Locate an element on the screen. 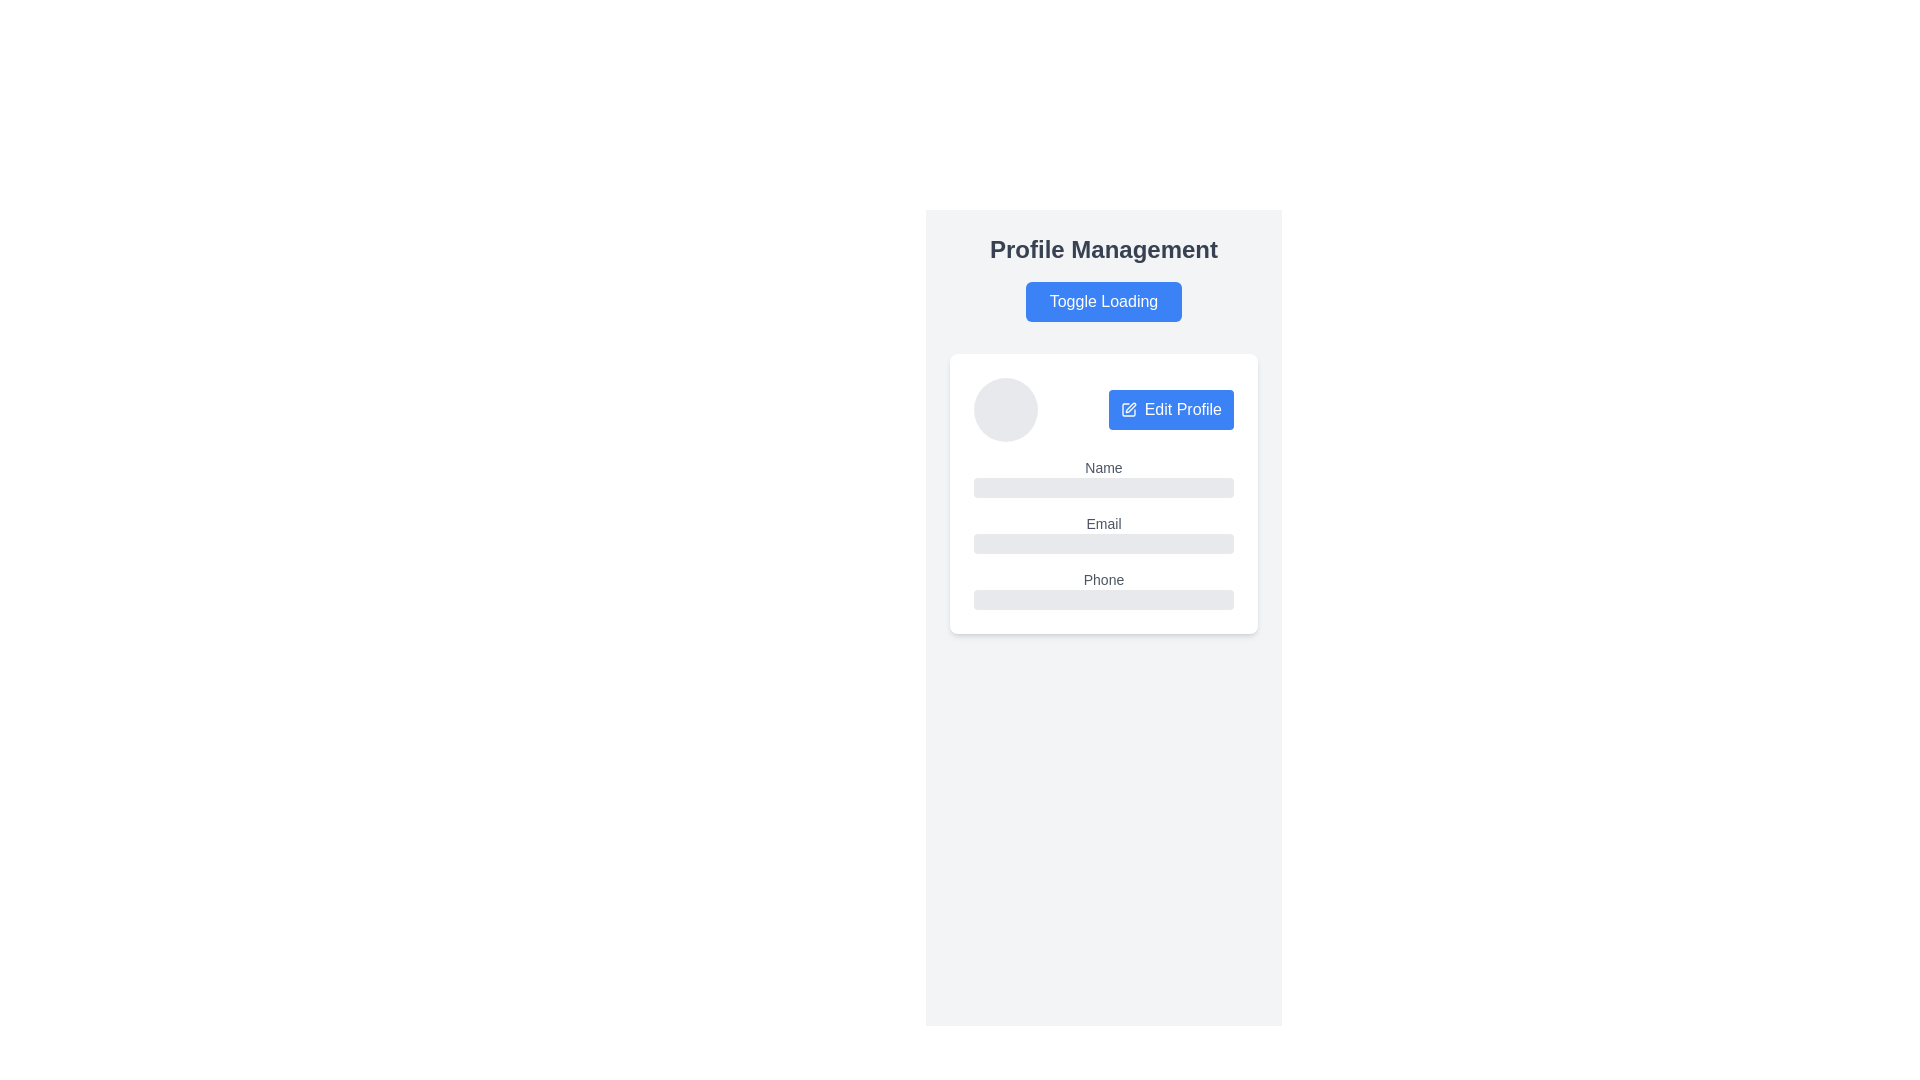  the button located below the 'Profile Management' text is located at coordinates (1103, 301).